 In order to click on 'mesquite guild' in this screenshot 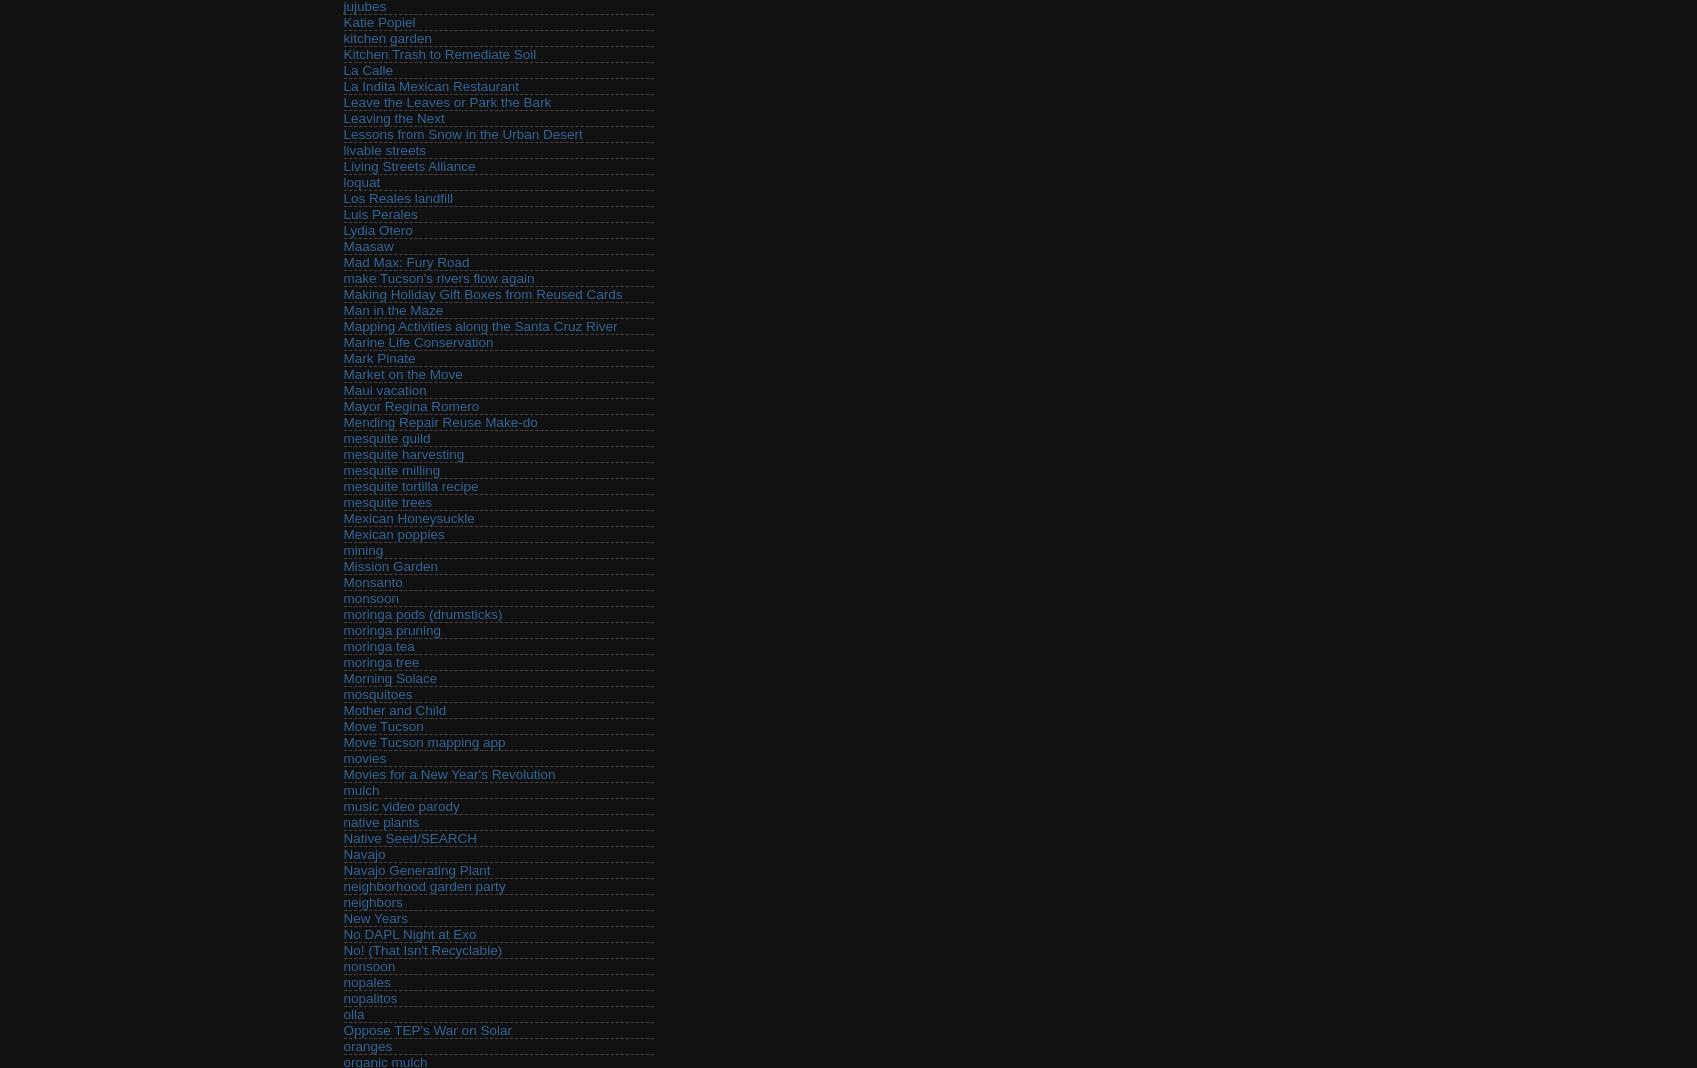, I will do `click(386, 438)`.